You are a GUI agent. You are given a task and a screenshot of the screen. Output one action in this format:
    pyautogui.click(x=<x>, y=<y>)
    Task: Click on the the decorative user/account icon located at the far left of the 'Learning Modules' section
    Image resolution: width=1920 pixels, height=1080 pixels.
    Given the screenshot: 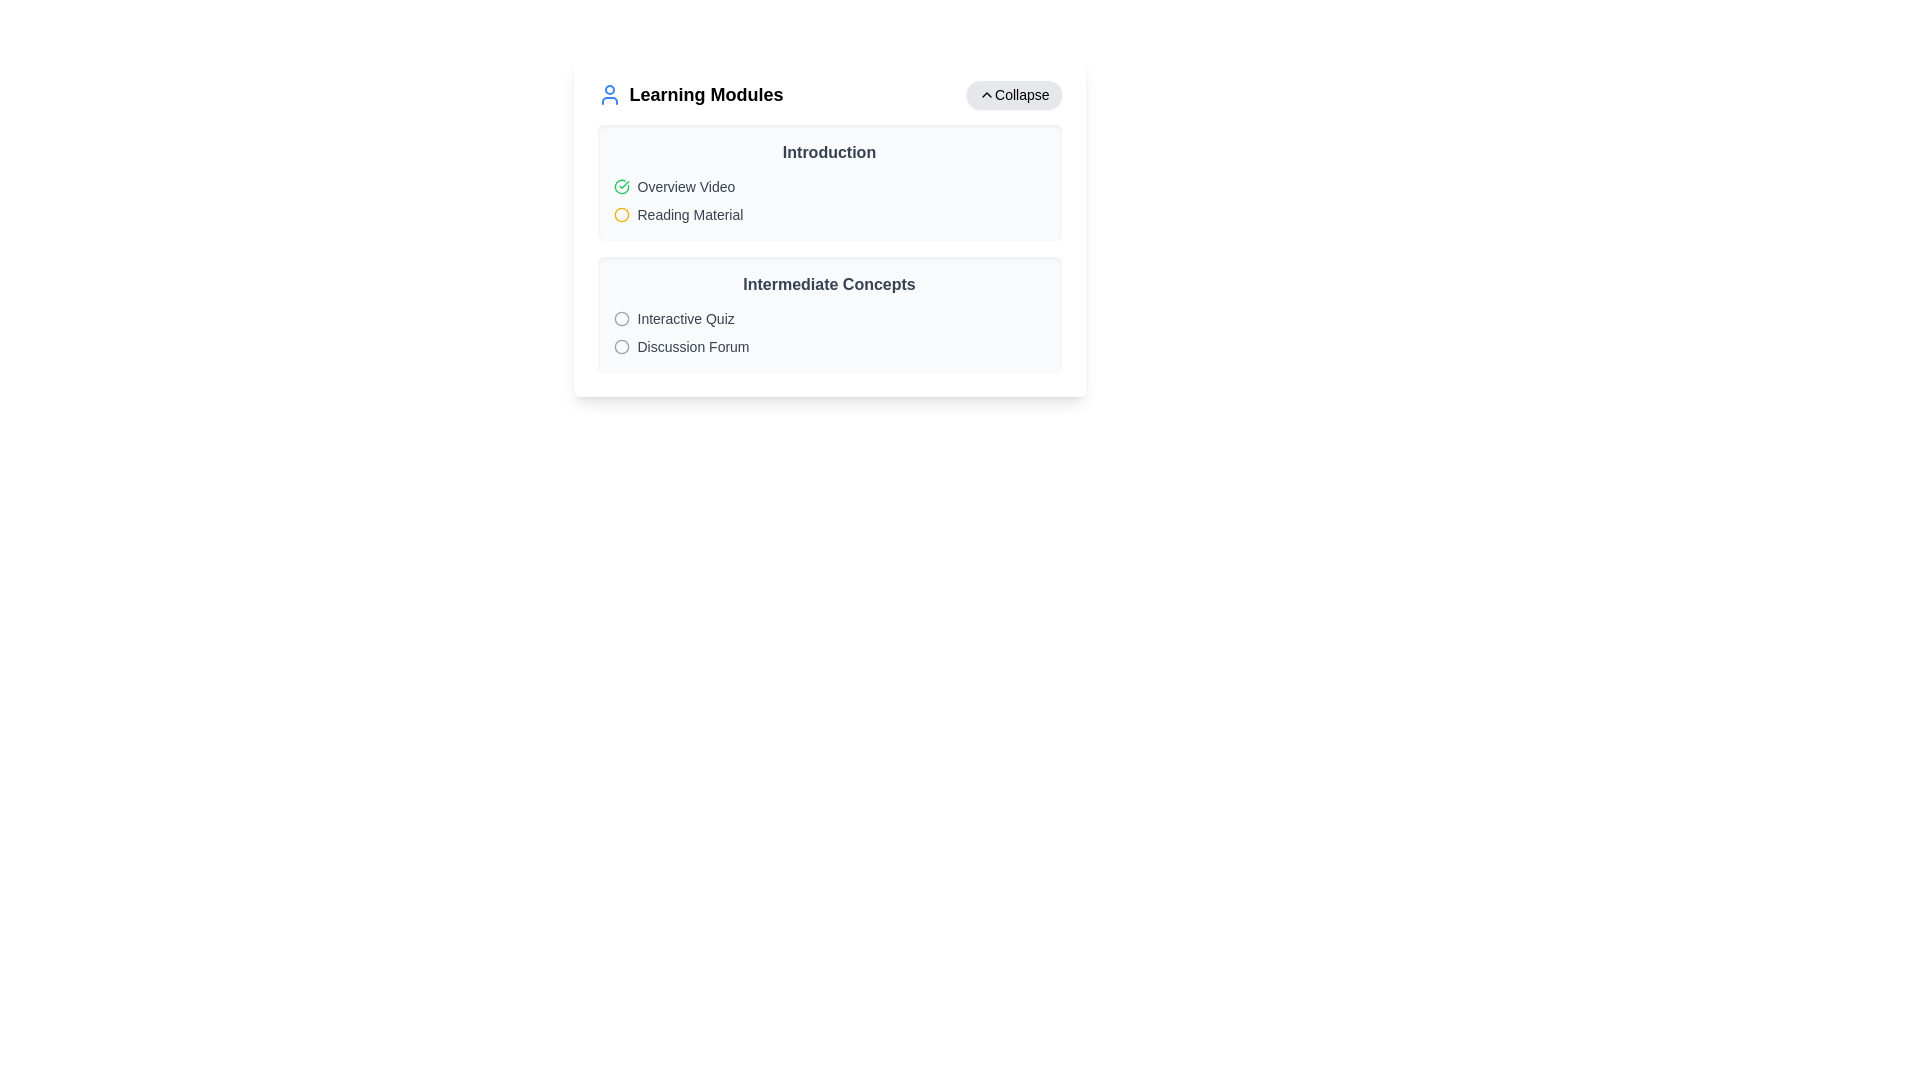 What is the action you would take?
    pyautogui.click(x=608, y=95)
    